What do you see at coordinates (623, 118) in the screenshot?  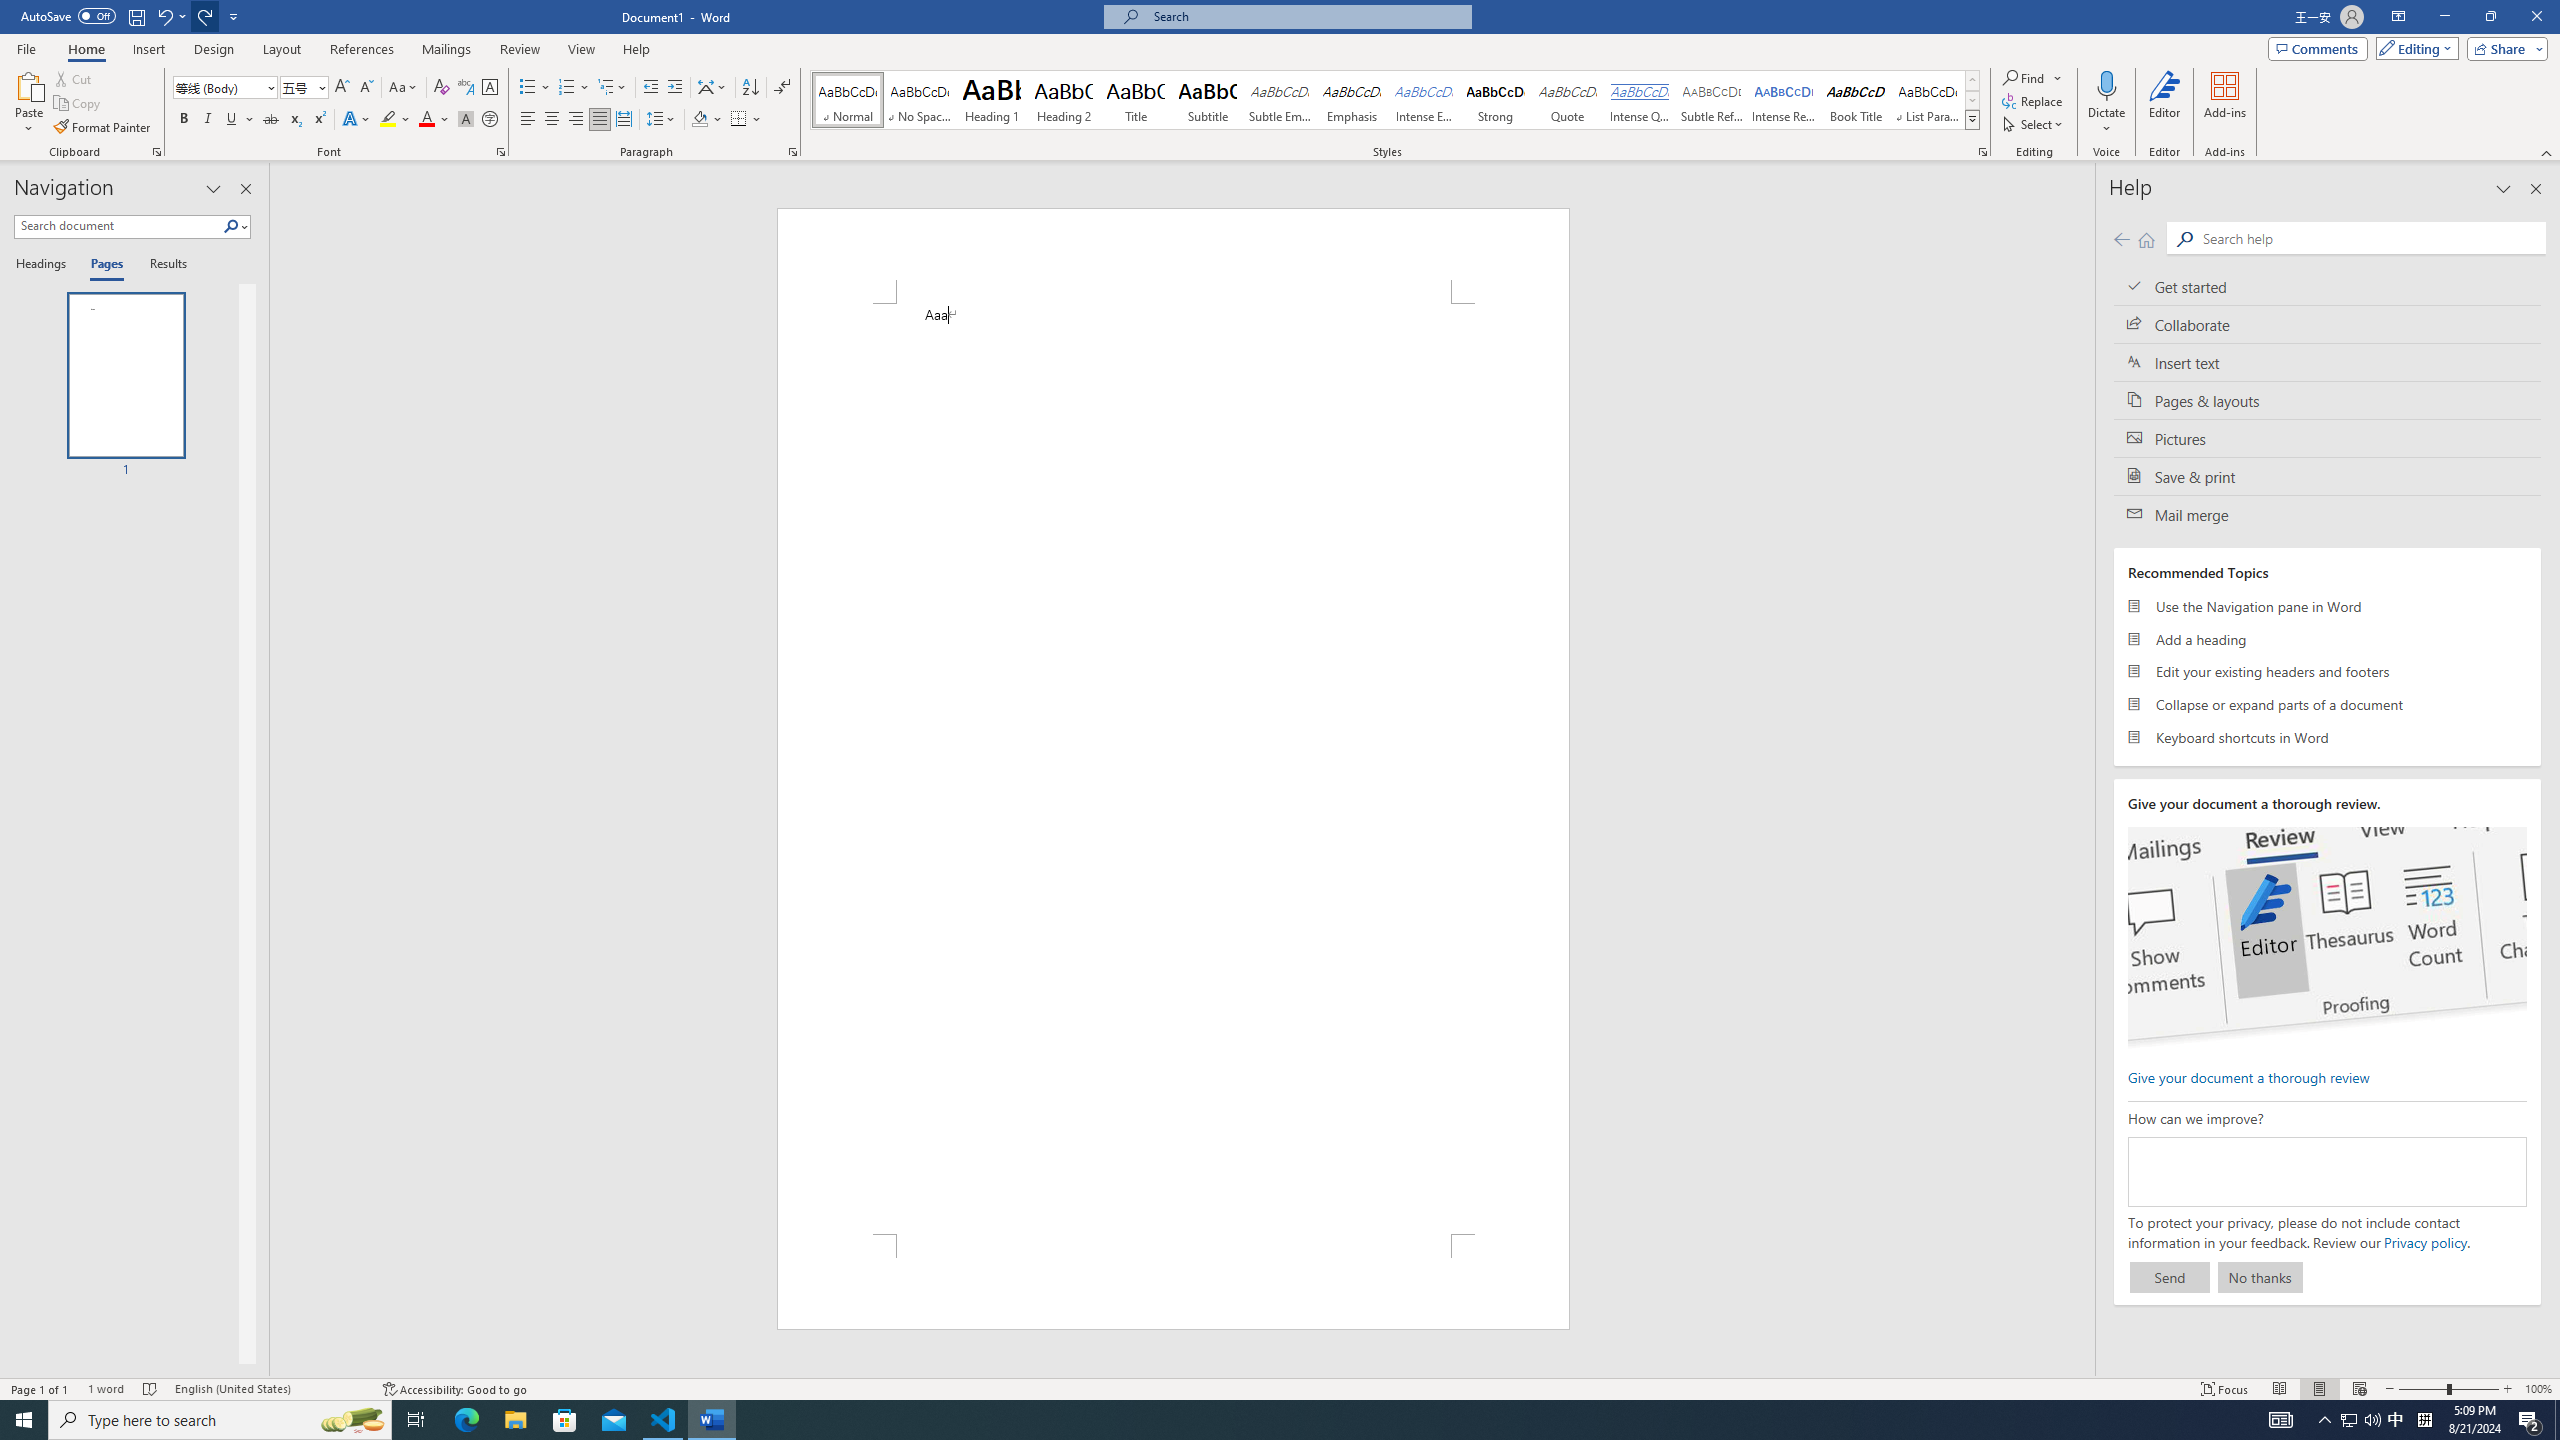 I see `'Distributed'` at bounding box center [623, 118].